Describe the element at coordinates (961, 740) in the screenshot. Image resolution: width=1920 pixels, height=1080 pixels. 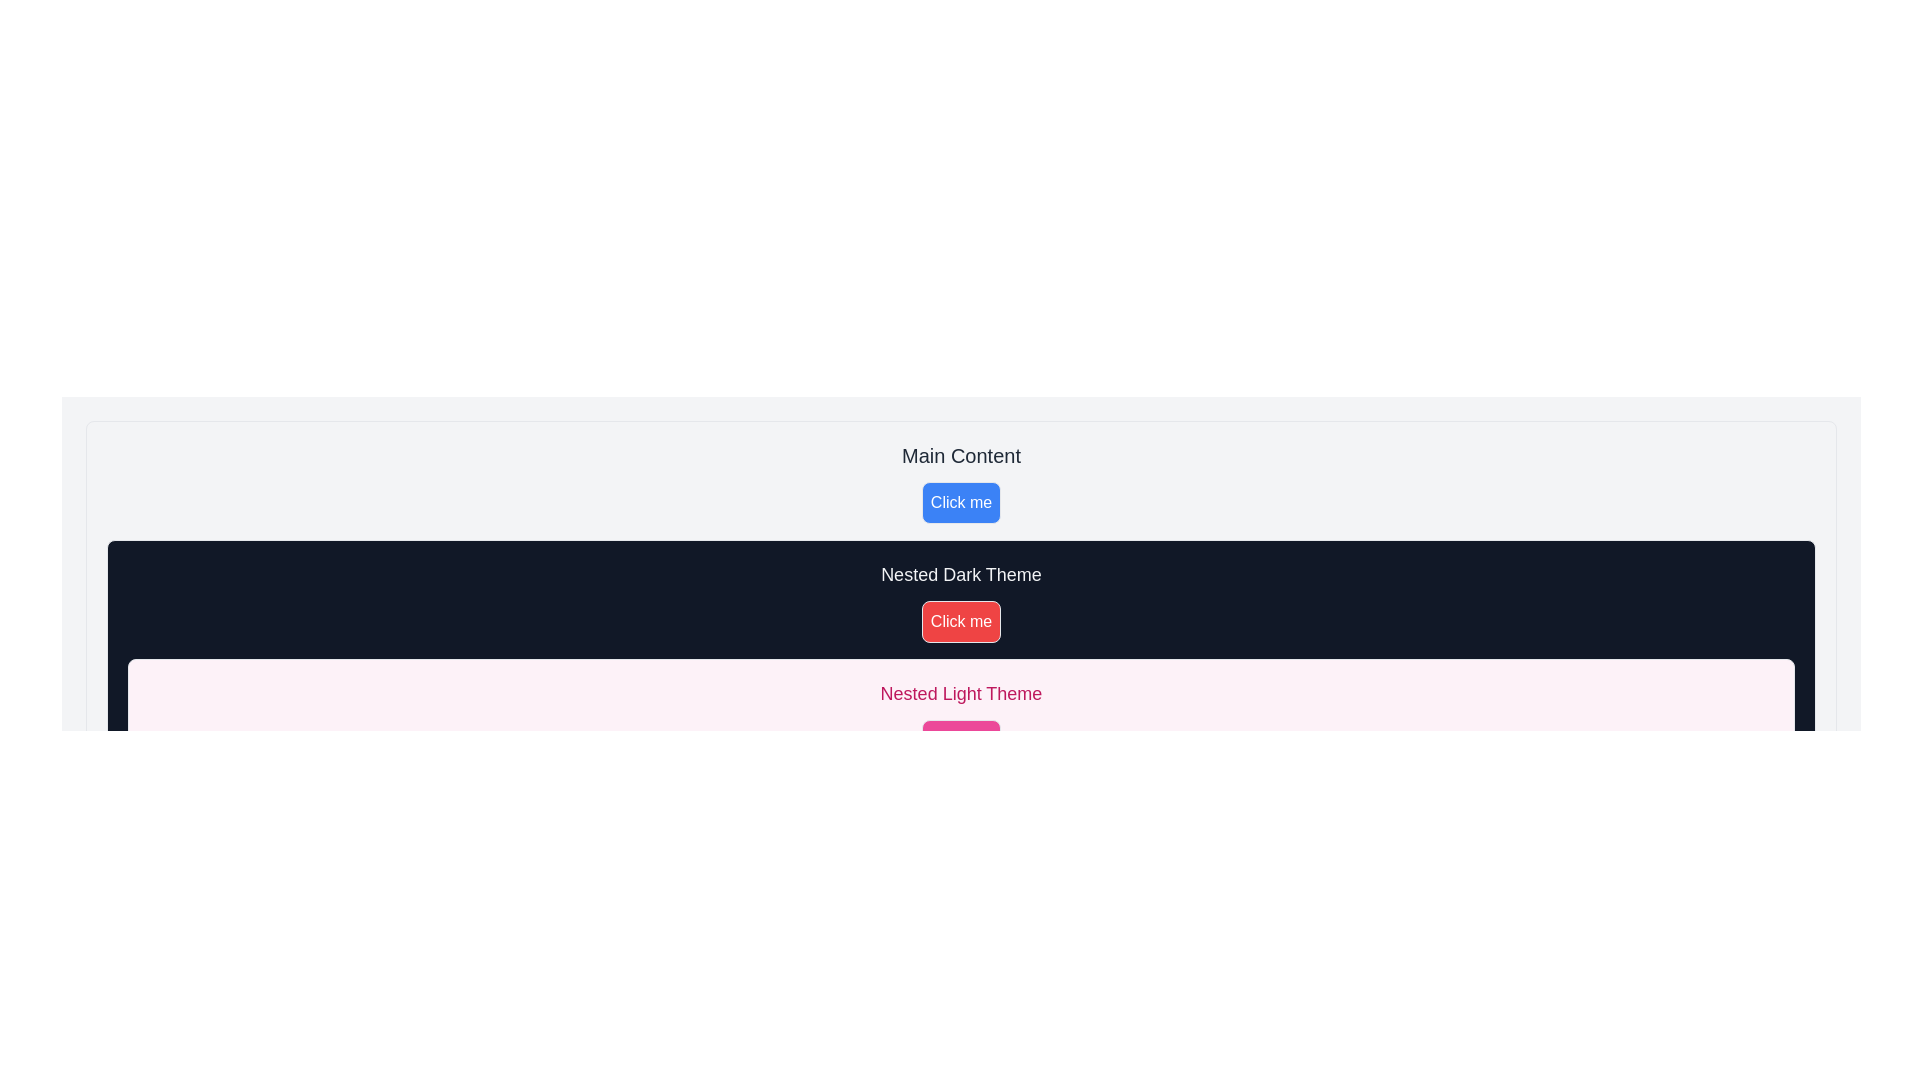
I see `the rectangular button with rounded corners, styled with a pink background and labeled 'Click me'` at that location.